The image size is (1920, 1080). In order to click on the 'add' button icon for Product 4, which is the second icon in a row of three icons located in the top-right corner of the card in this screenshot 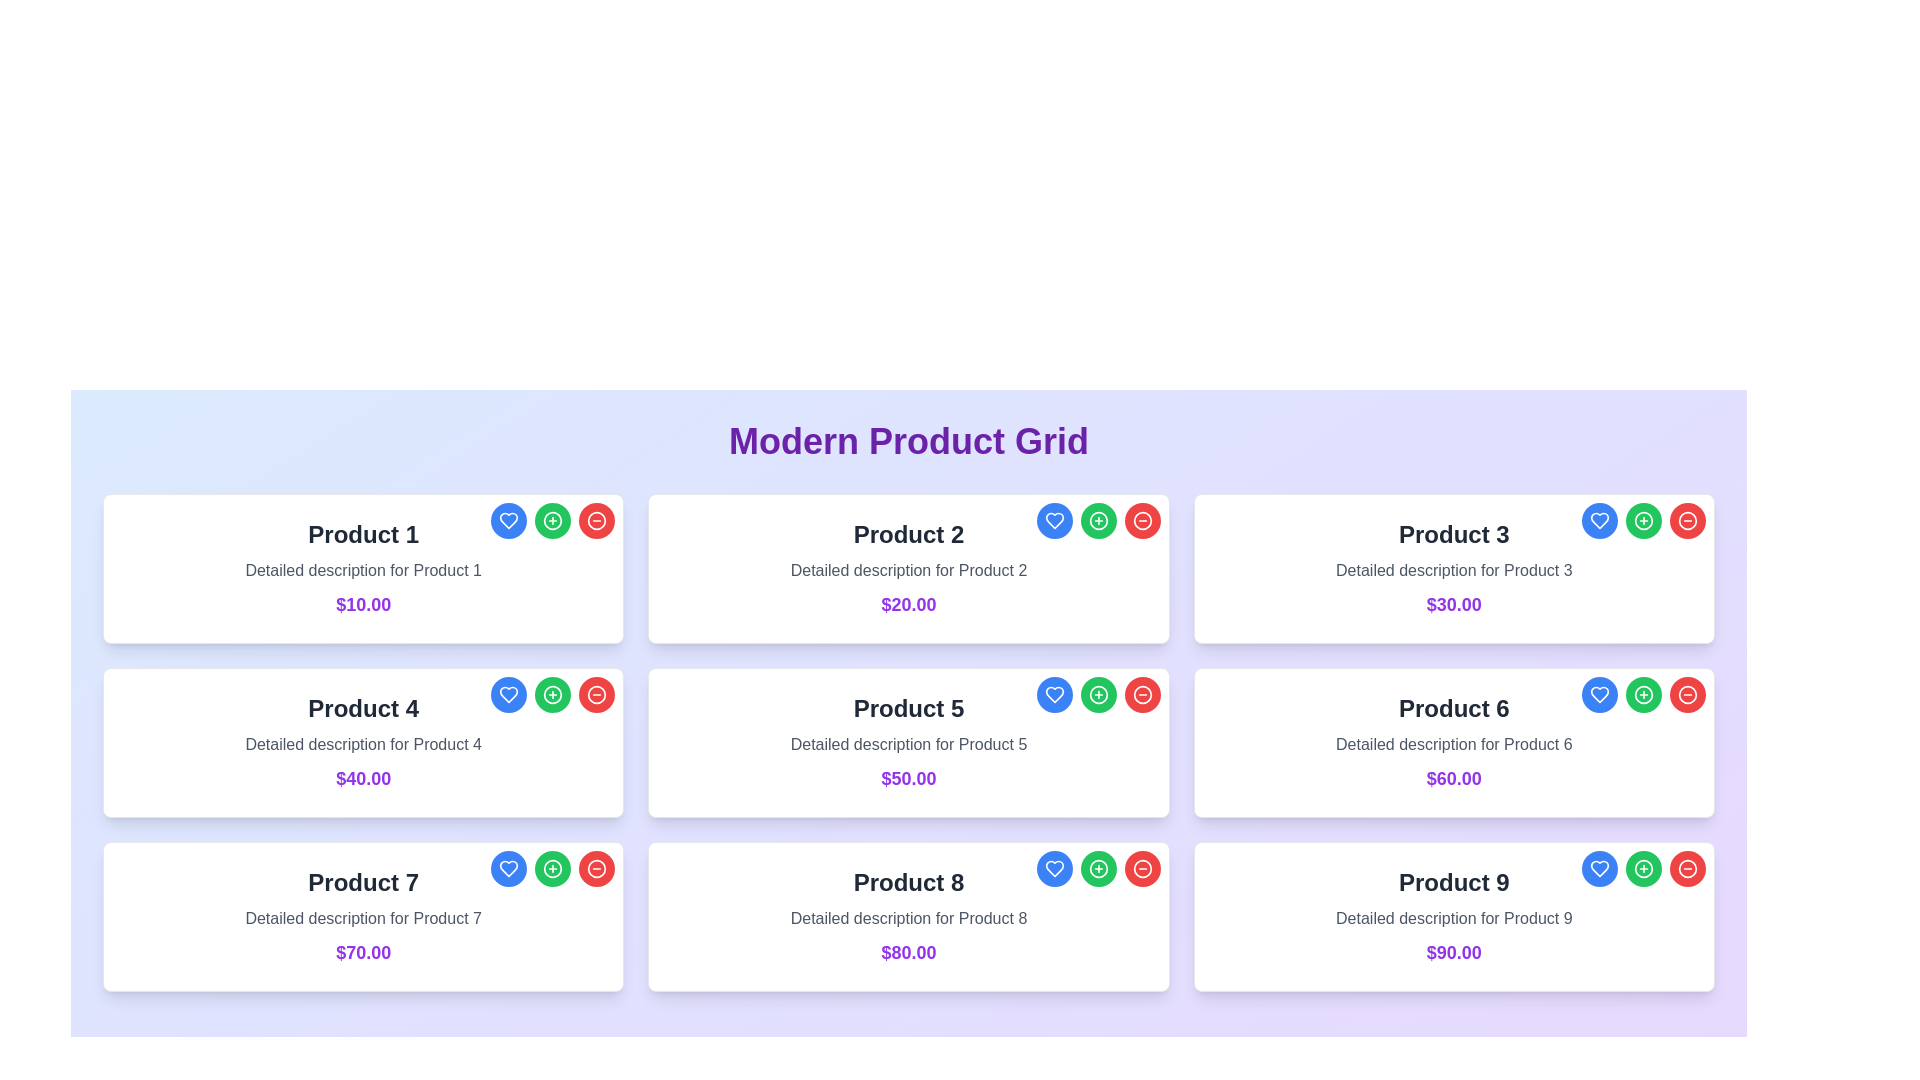, I will do `click(553, 693)`.